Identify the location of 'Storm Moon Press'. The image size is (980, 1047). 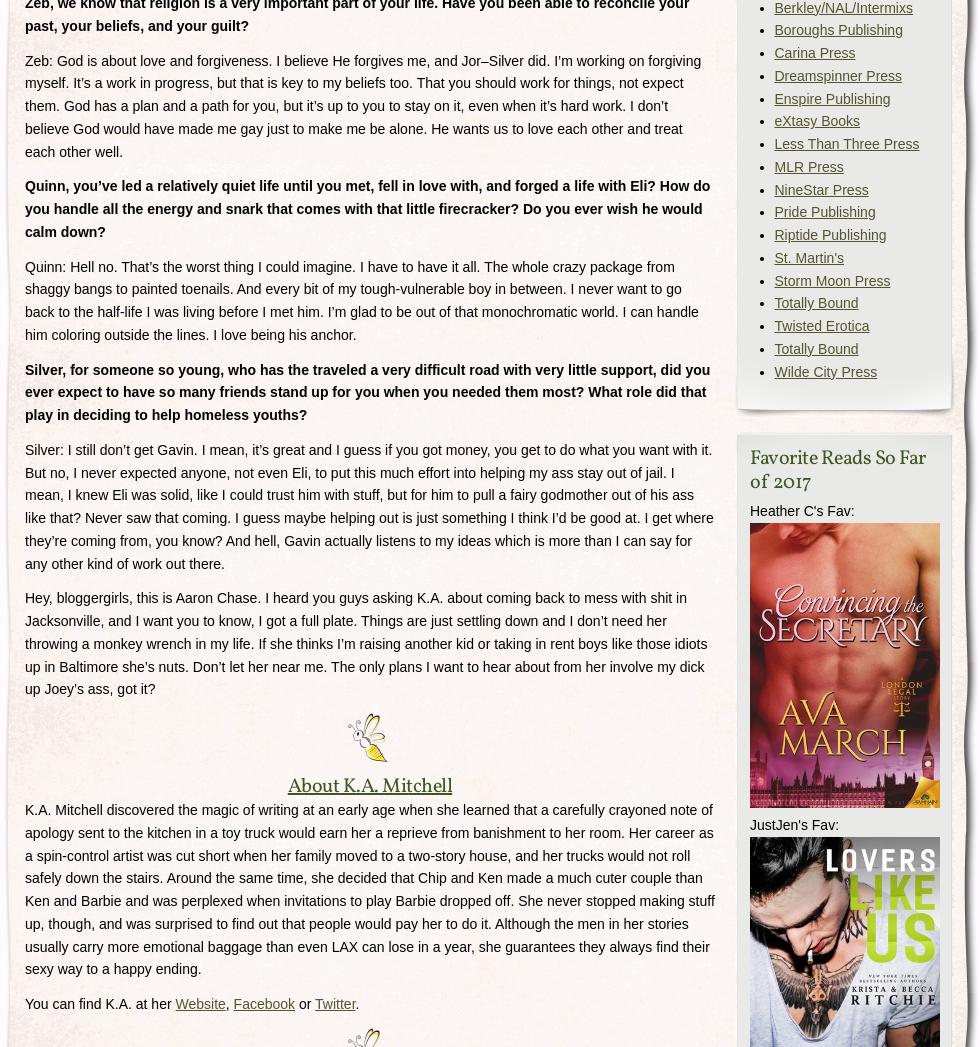
(774, 279).